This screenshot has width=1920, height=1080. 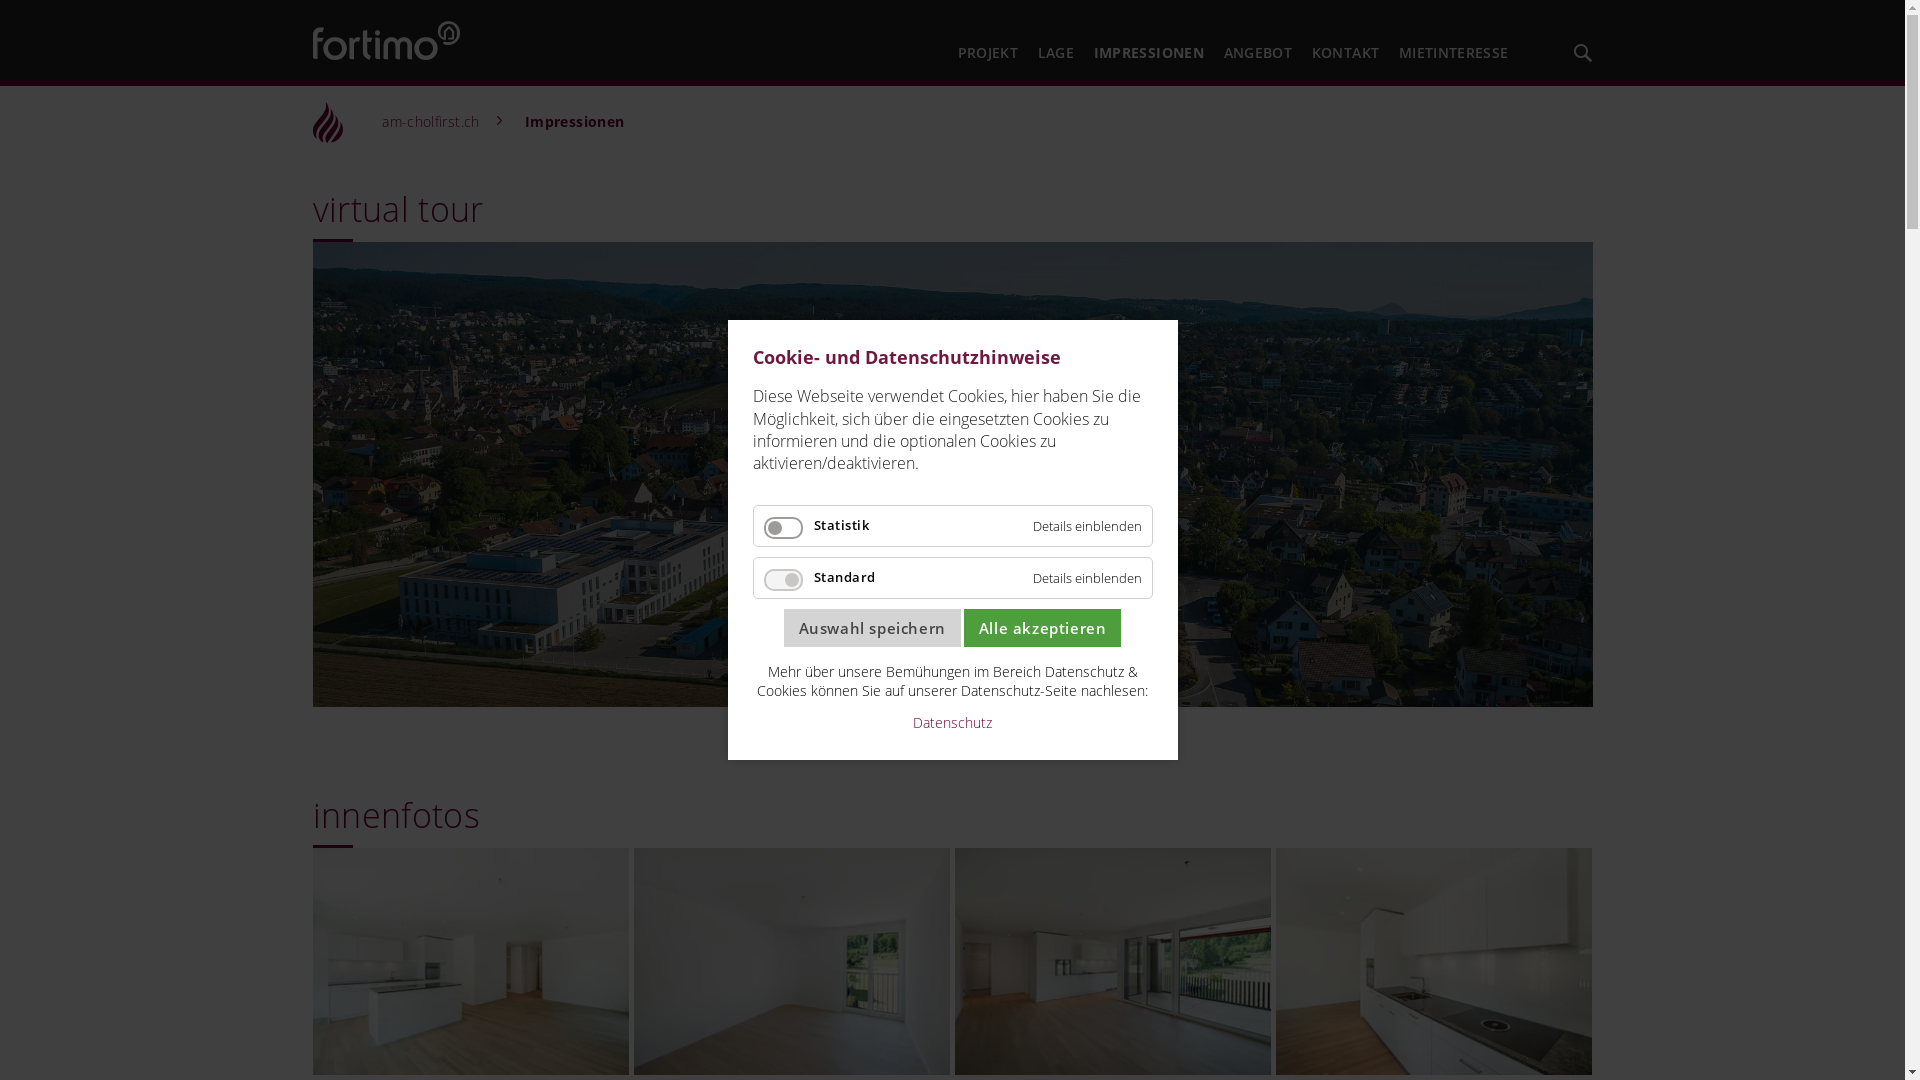 What do you see at coordinates (1582, 53) in the screenshot?
I see `'Fortimo durchsuchen'` at bounding box center [1582, 53].